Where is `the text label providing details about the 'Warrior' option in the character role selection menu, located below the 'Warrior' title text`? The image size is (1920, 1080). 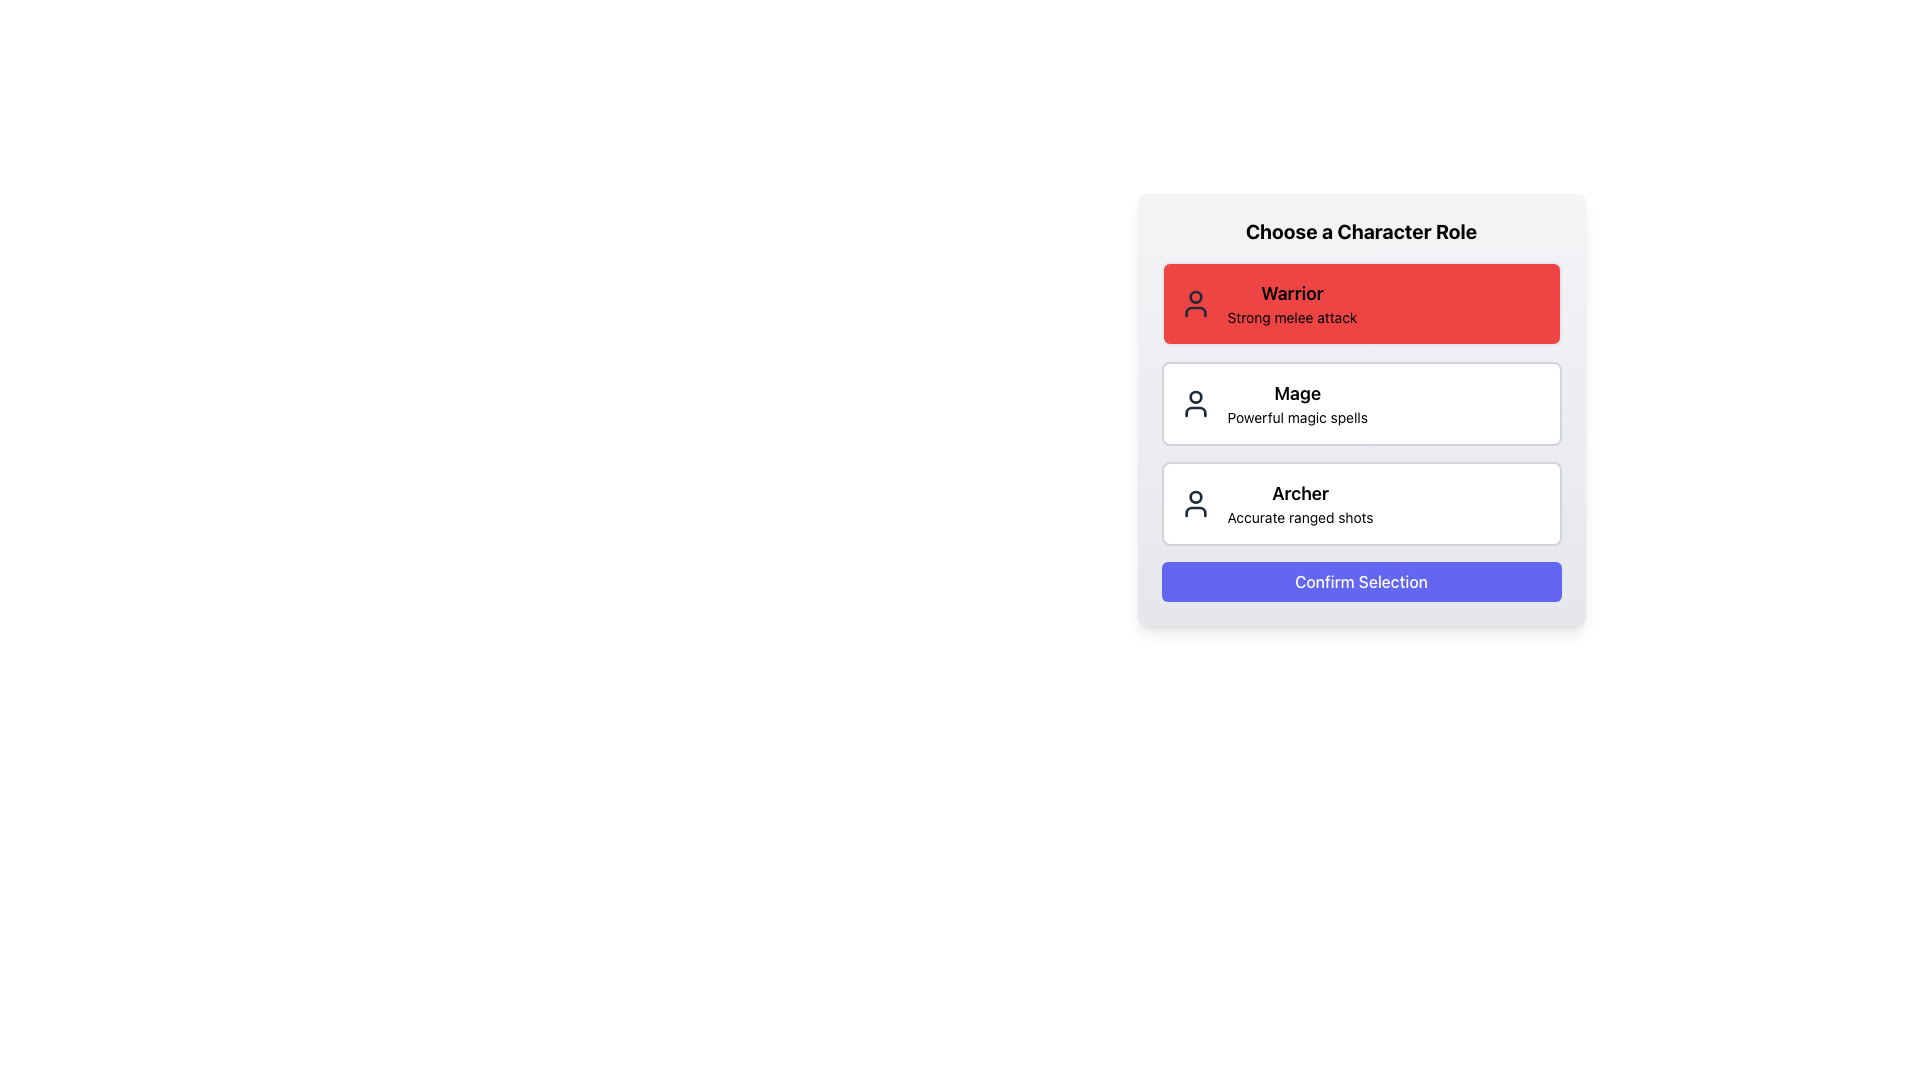 the text label providing details about the 'Warrior' option in the character role selection menu, located below the 'Warrior' title text is located at coordinates (1292, 316).